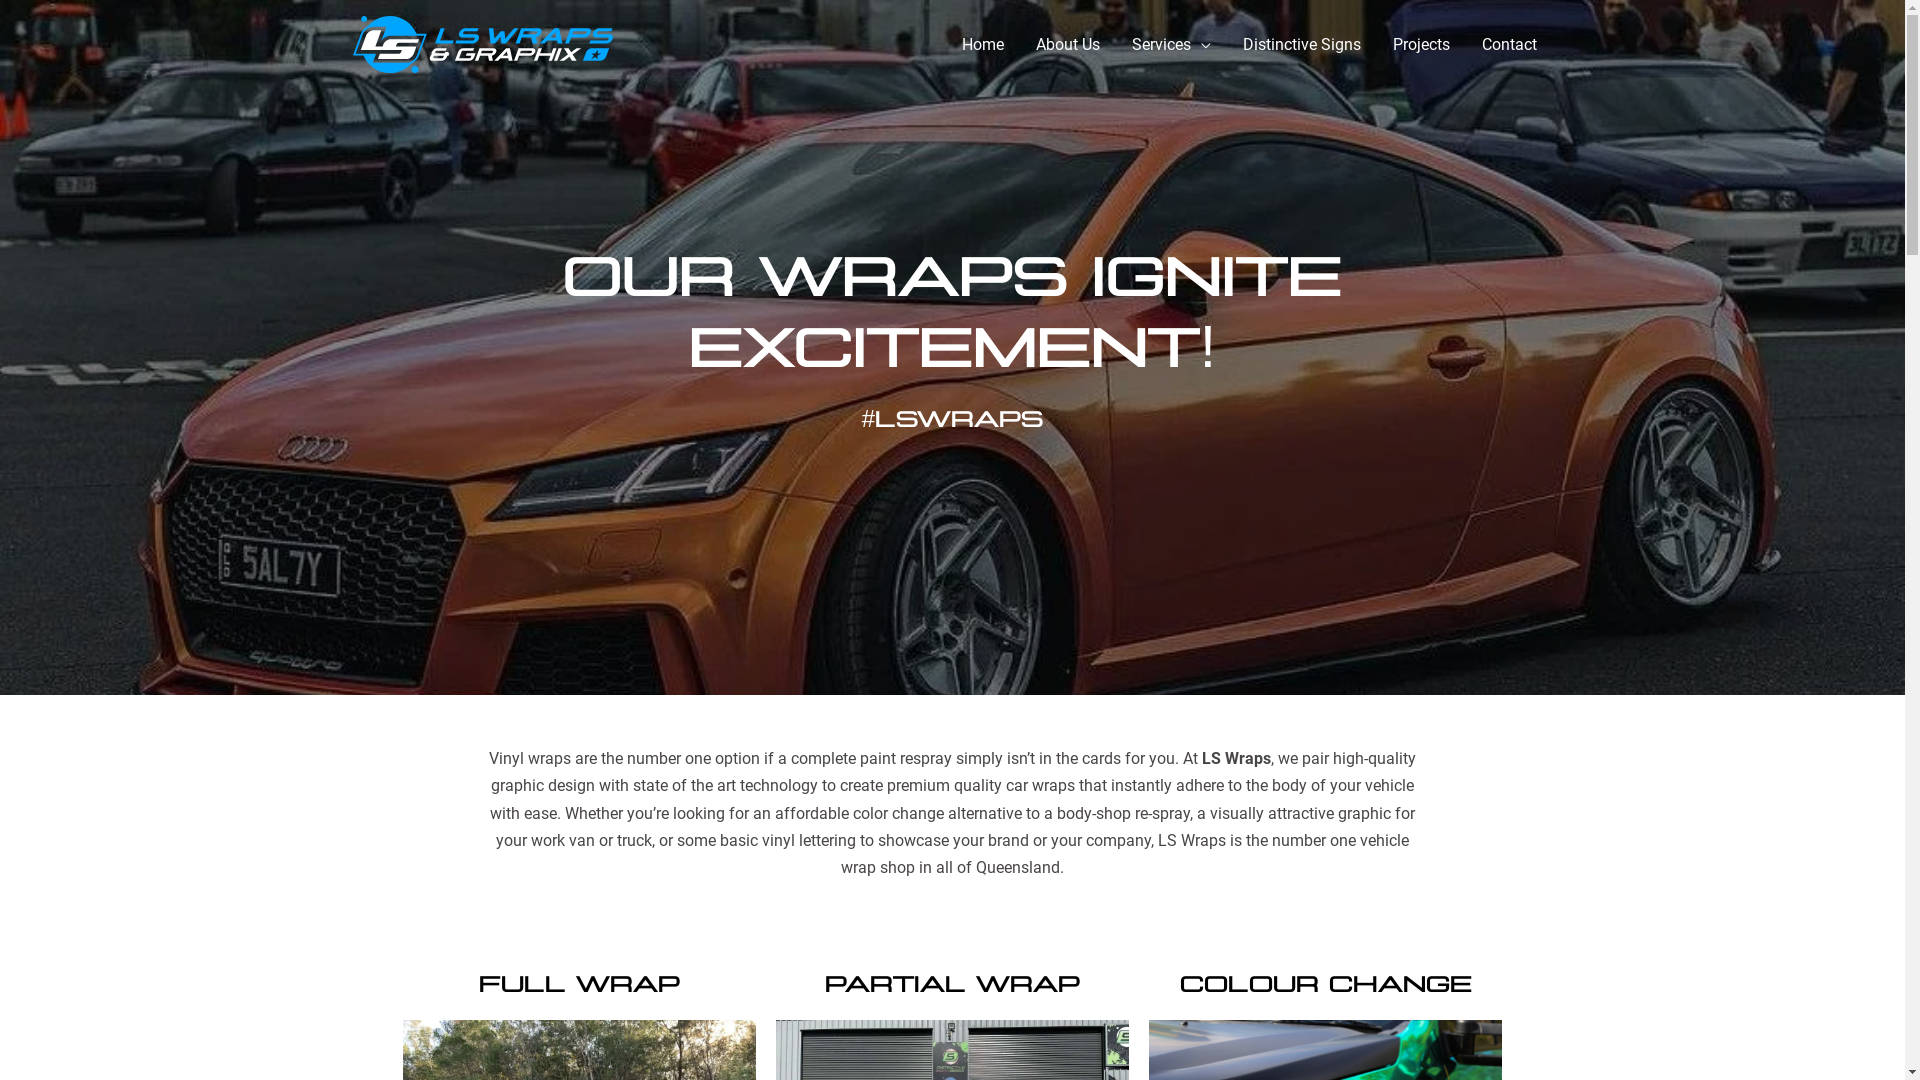  Describe the element at coordinates (1419, 45) in the screenshot. I see `'Projects'` at that location.